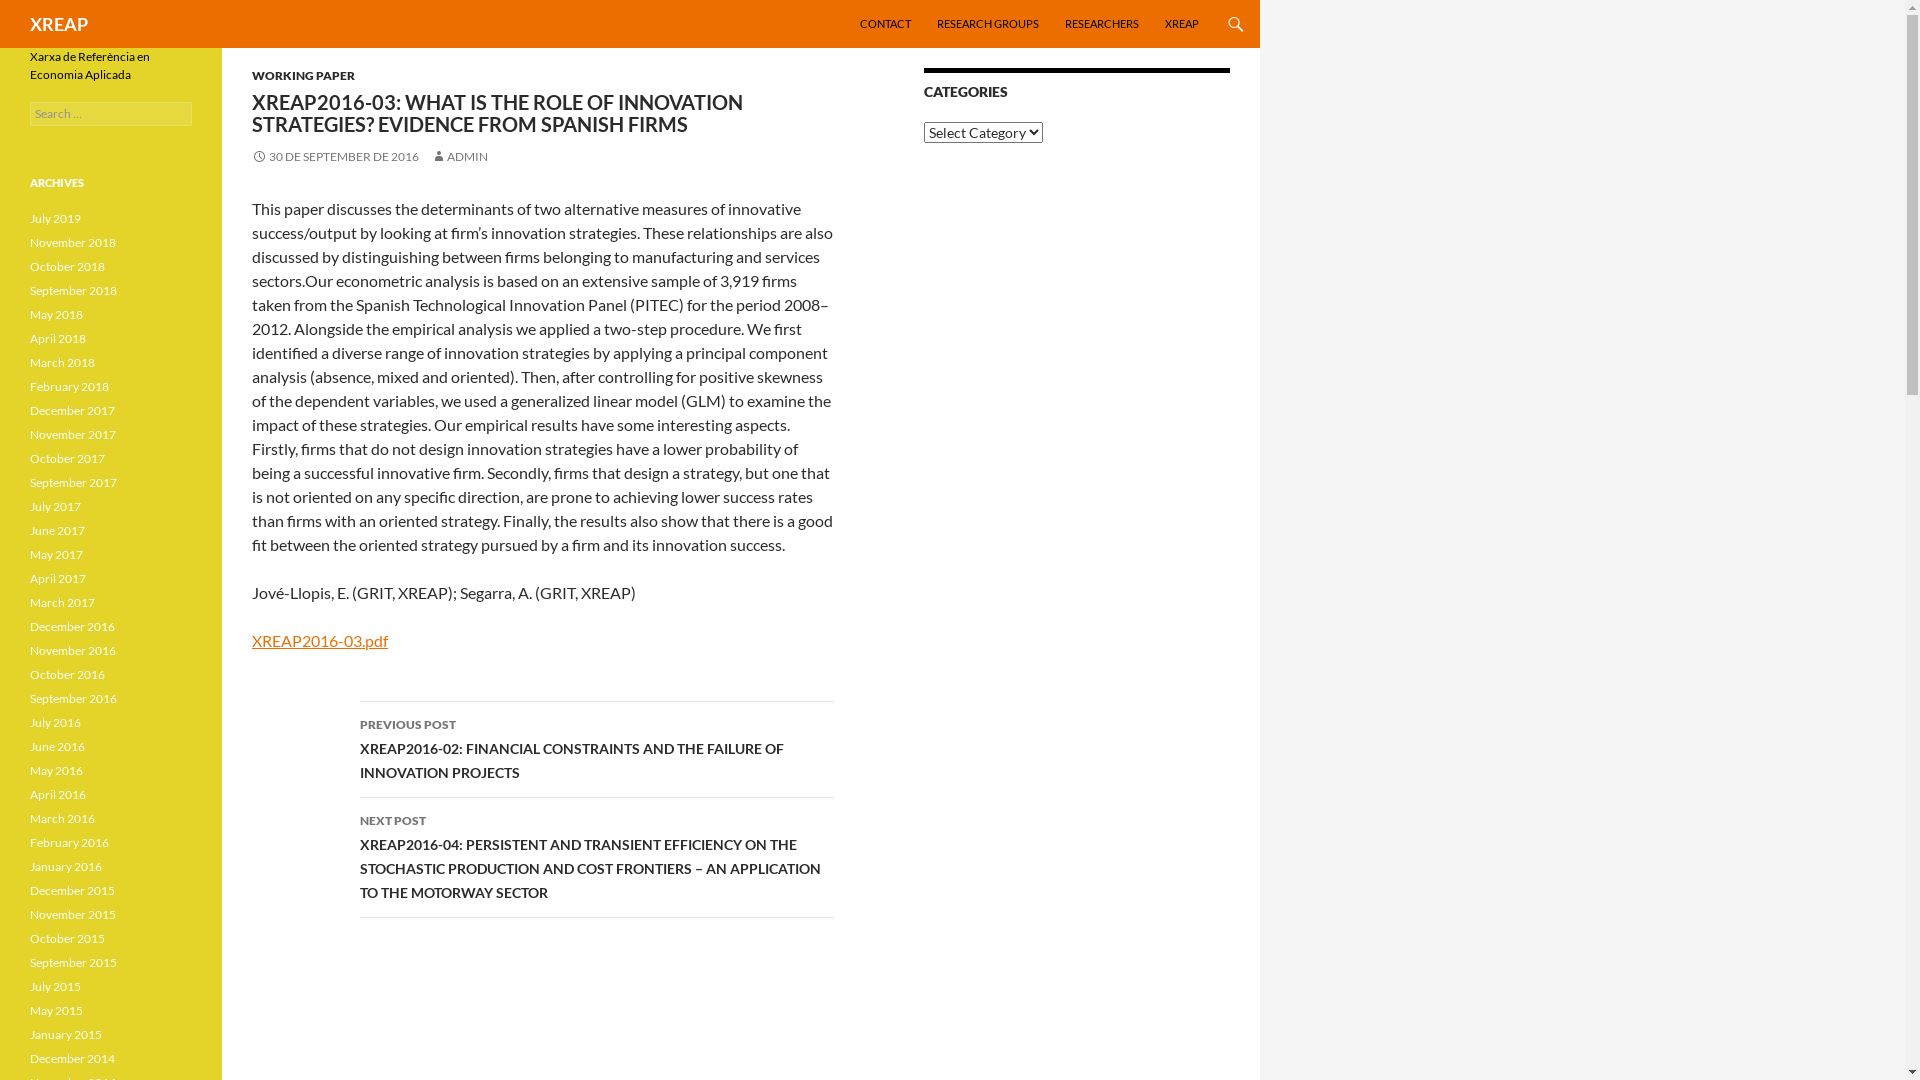 Image resolution: width=1920 pixels, height=1080 pixels. Describe the element at coordinates (62, 362) in the screenshot. I see `'March 2018'` at that location.